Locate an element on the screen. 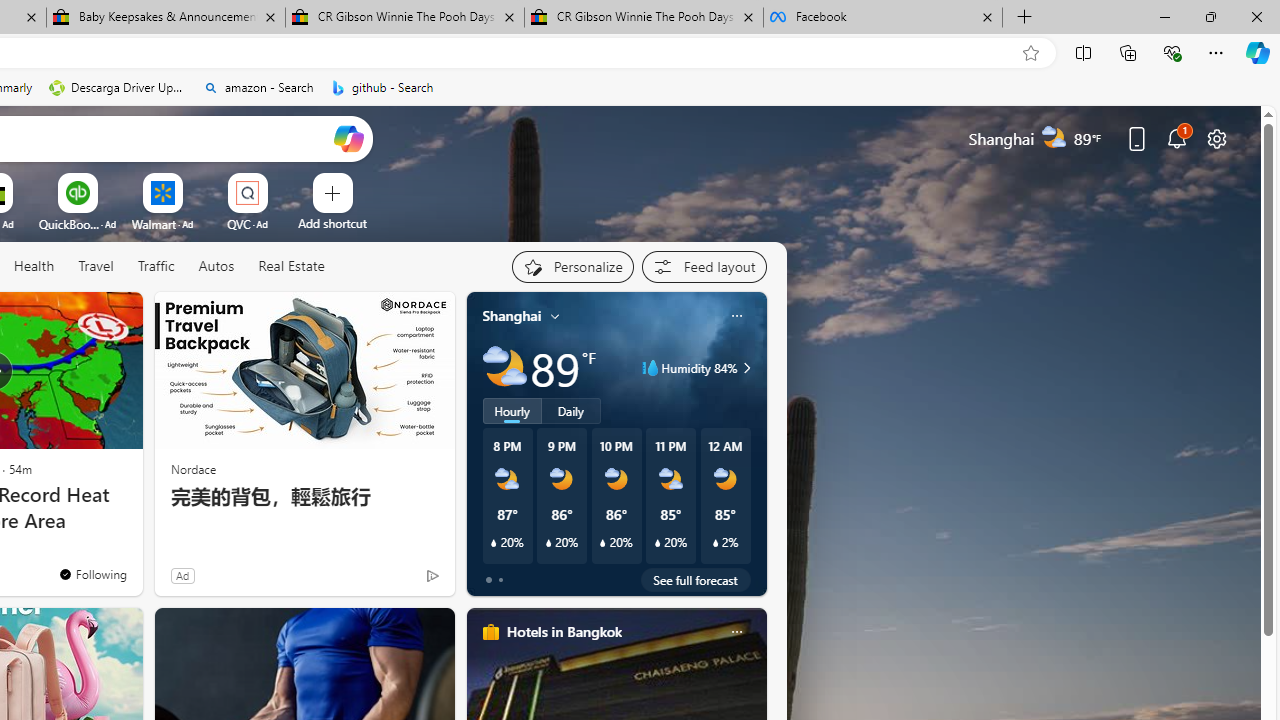  'Travel' is located at coordinates (95, 265).